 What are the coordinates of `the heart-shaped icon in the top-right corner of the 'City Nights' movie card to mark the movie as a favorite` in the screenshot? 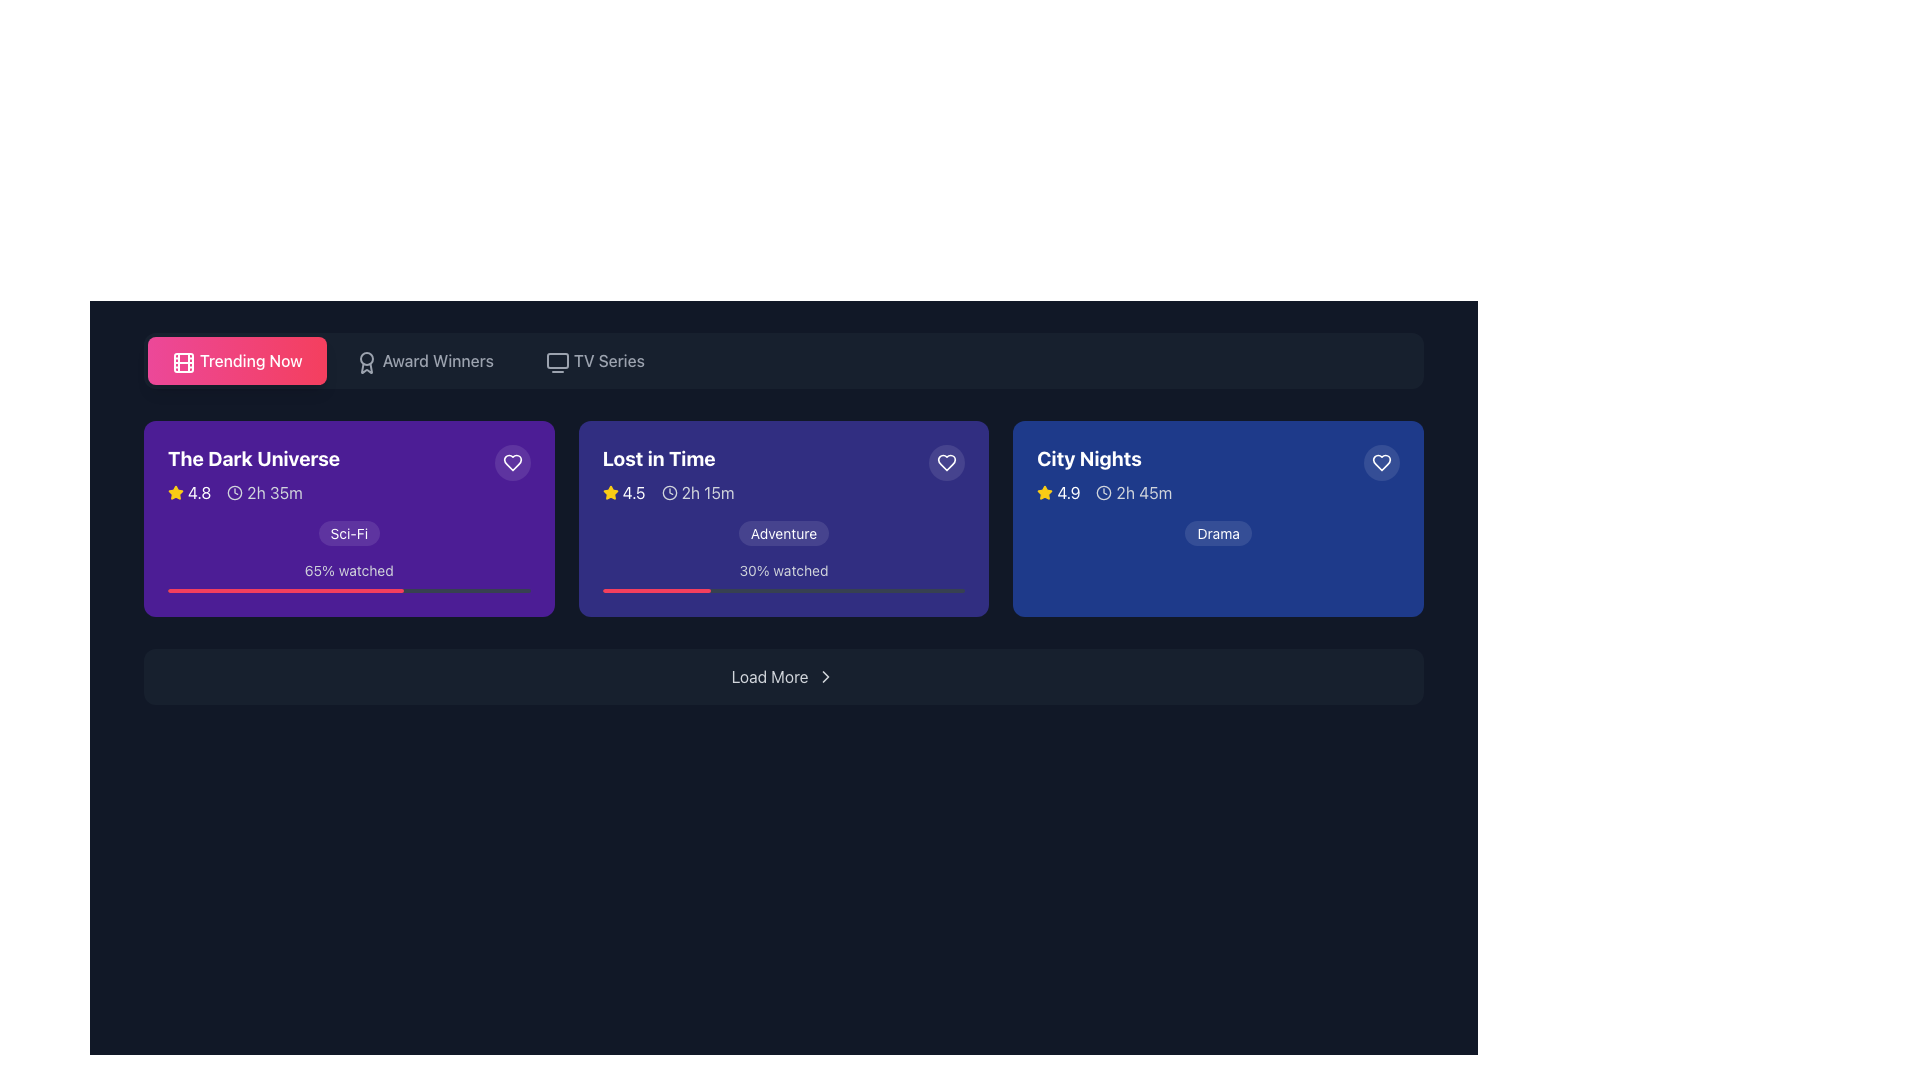 It's located at (1380, 462).